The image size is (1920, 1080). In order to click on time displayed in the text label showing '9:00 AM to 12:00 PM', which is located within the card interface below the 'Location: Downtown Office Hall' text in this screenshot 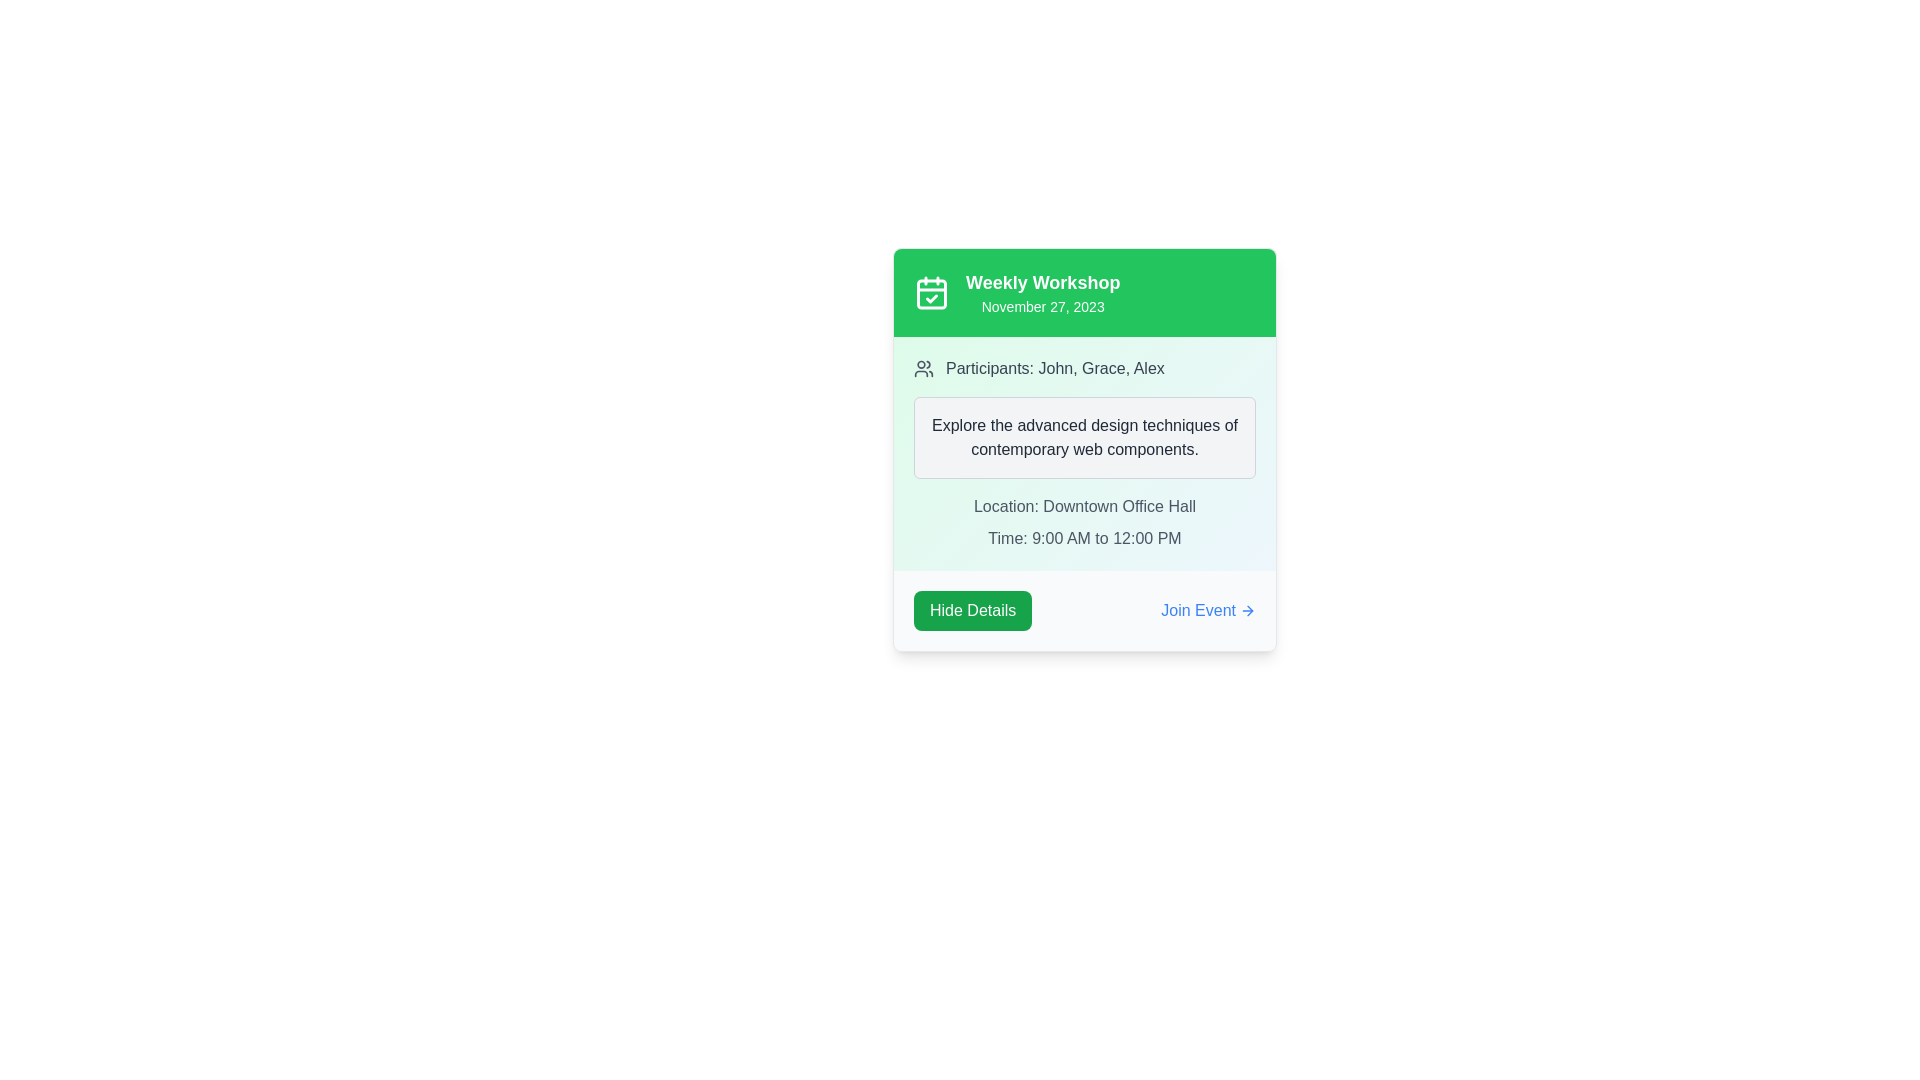, I will do `click(1083, 538)`.